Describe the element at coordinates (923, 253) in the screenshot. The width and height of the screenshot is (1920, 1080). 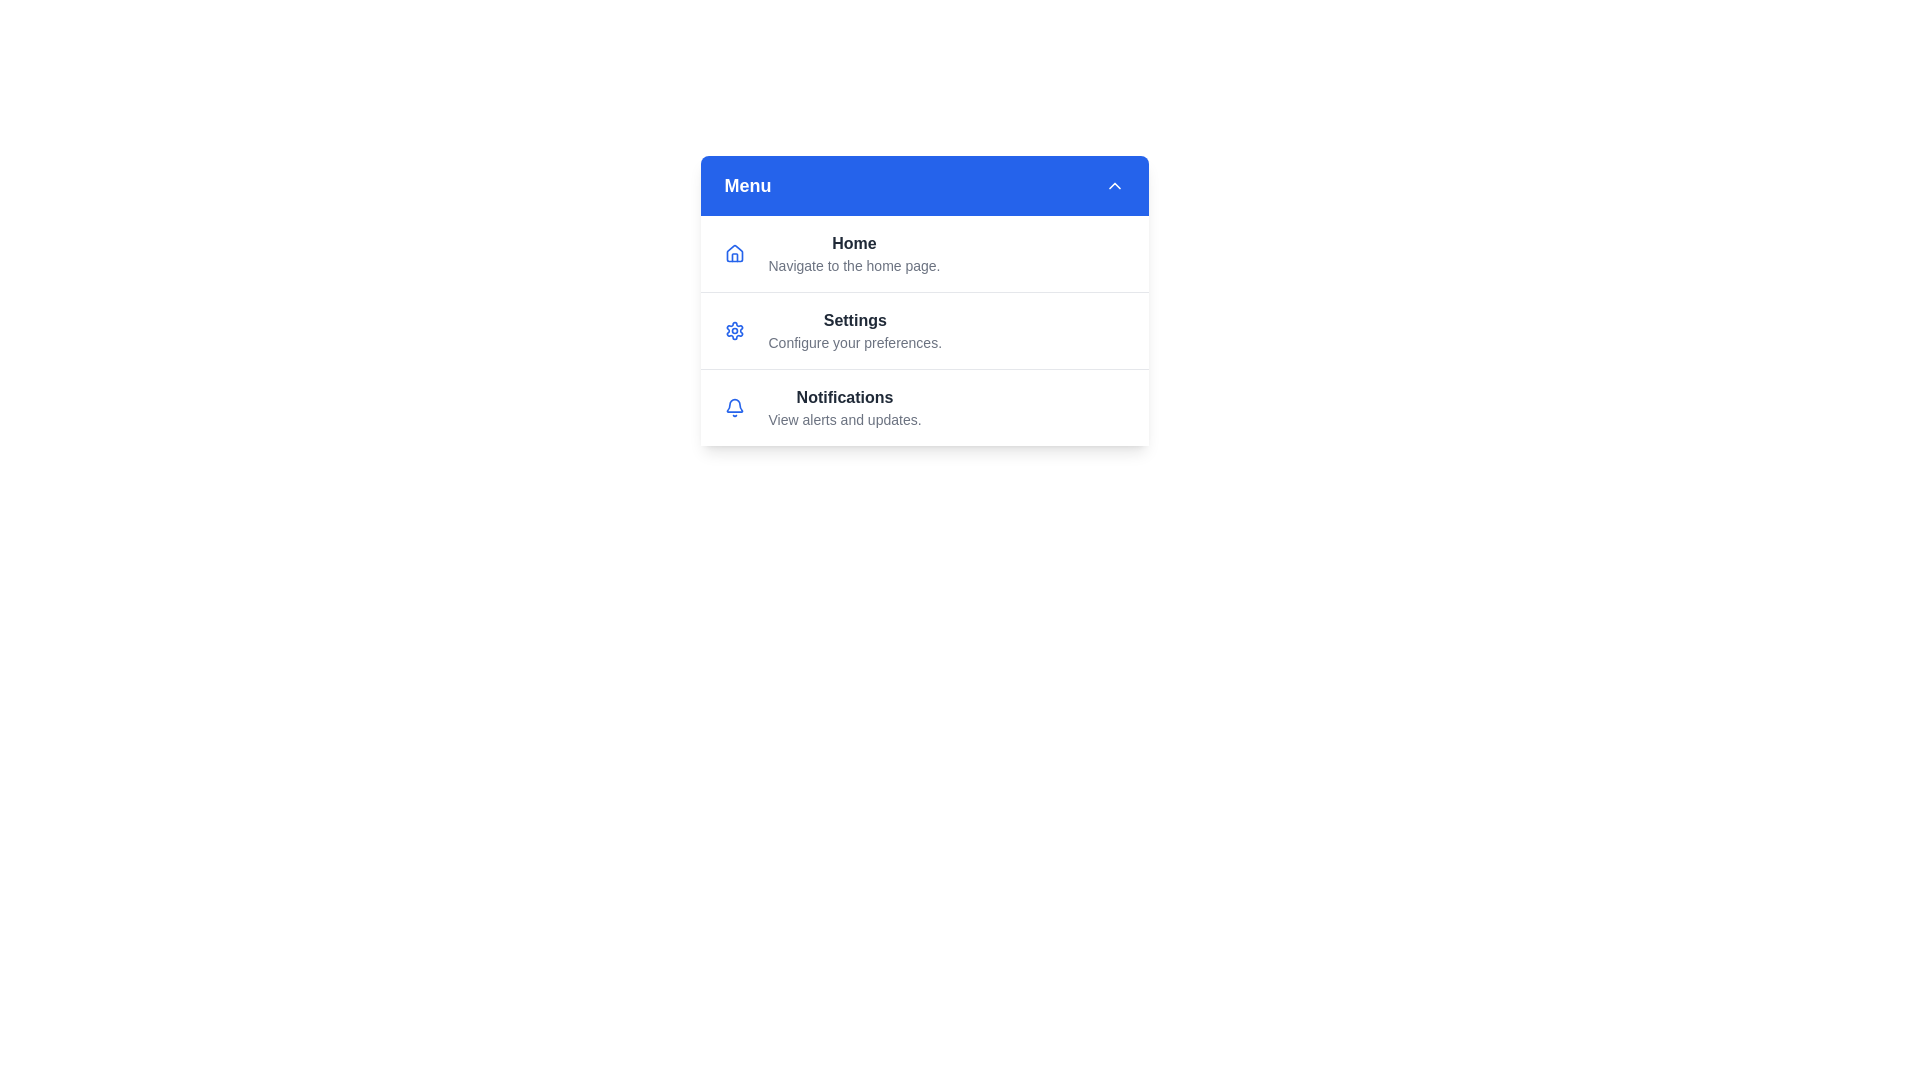
I see `the menu item Home to see its hover effect` at that location.